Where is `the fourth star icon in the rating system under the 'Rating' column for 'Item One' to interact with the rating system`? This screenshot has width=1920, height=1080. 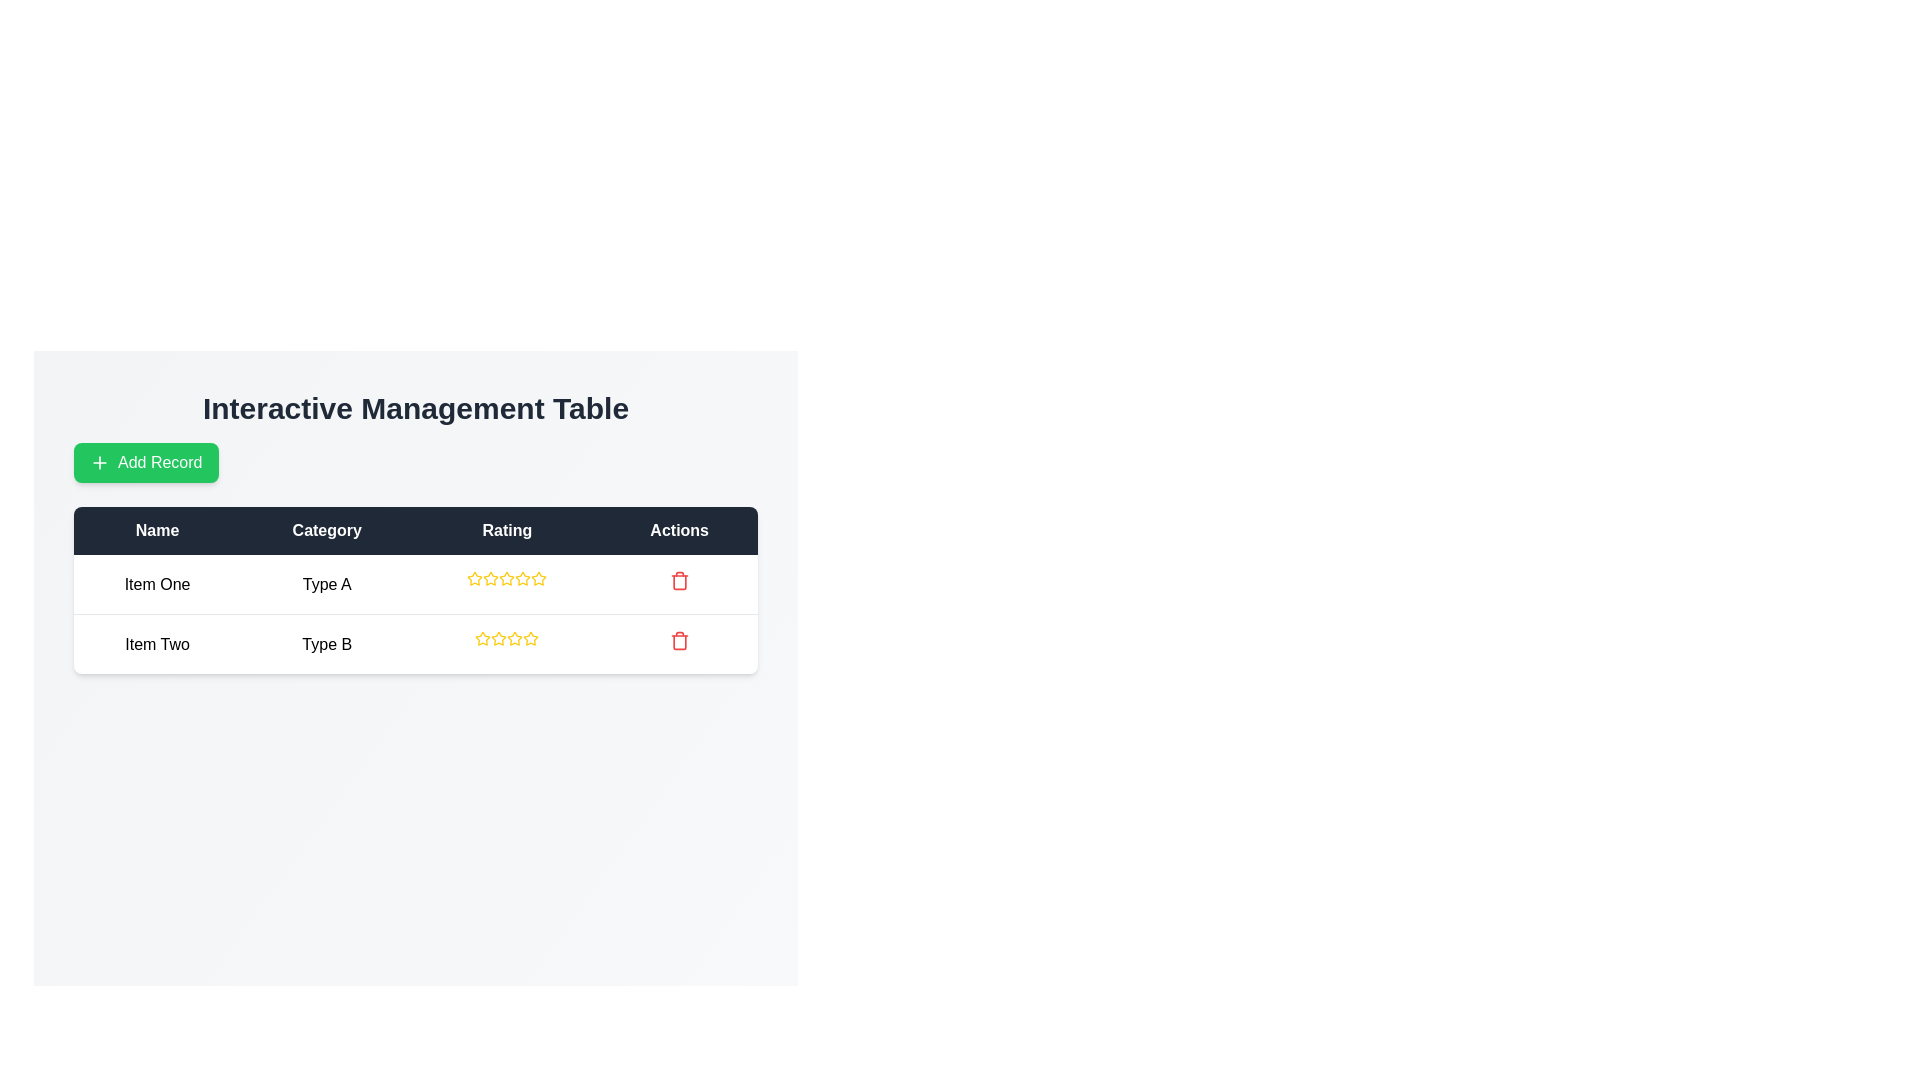 the fourth star icon in the rating system under the 'Rating' column for 'Item One' to interact with the rating system is located at coordinates (507, 578).